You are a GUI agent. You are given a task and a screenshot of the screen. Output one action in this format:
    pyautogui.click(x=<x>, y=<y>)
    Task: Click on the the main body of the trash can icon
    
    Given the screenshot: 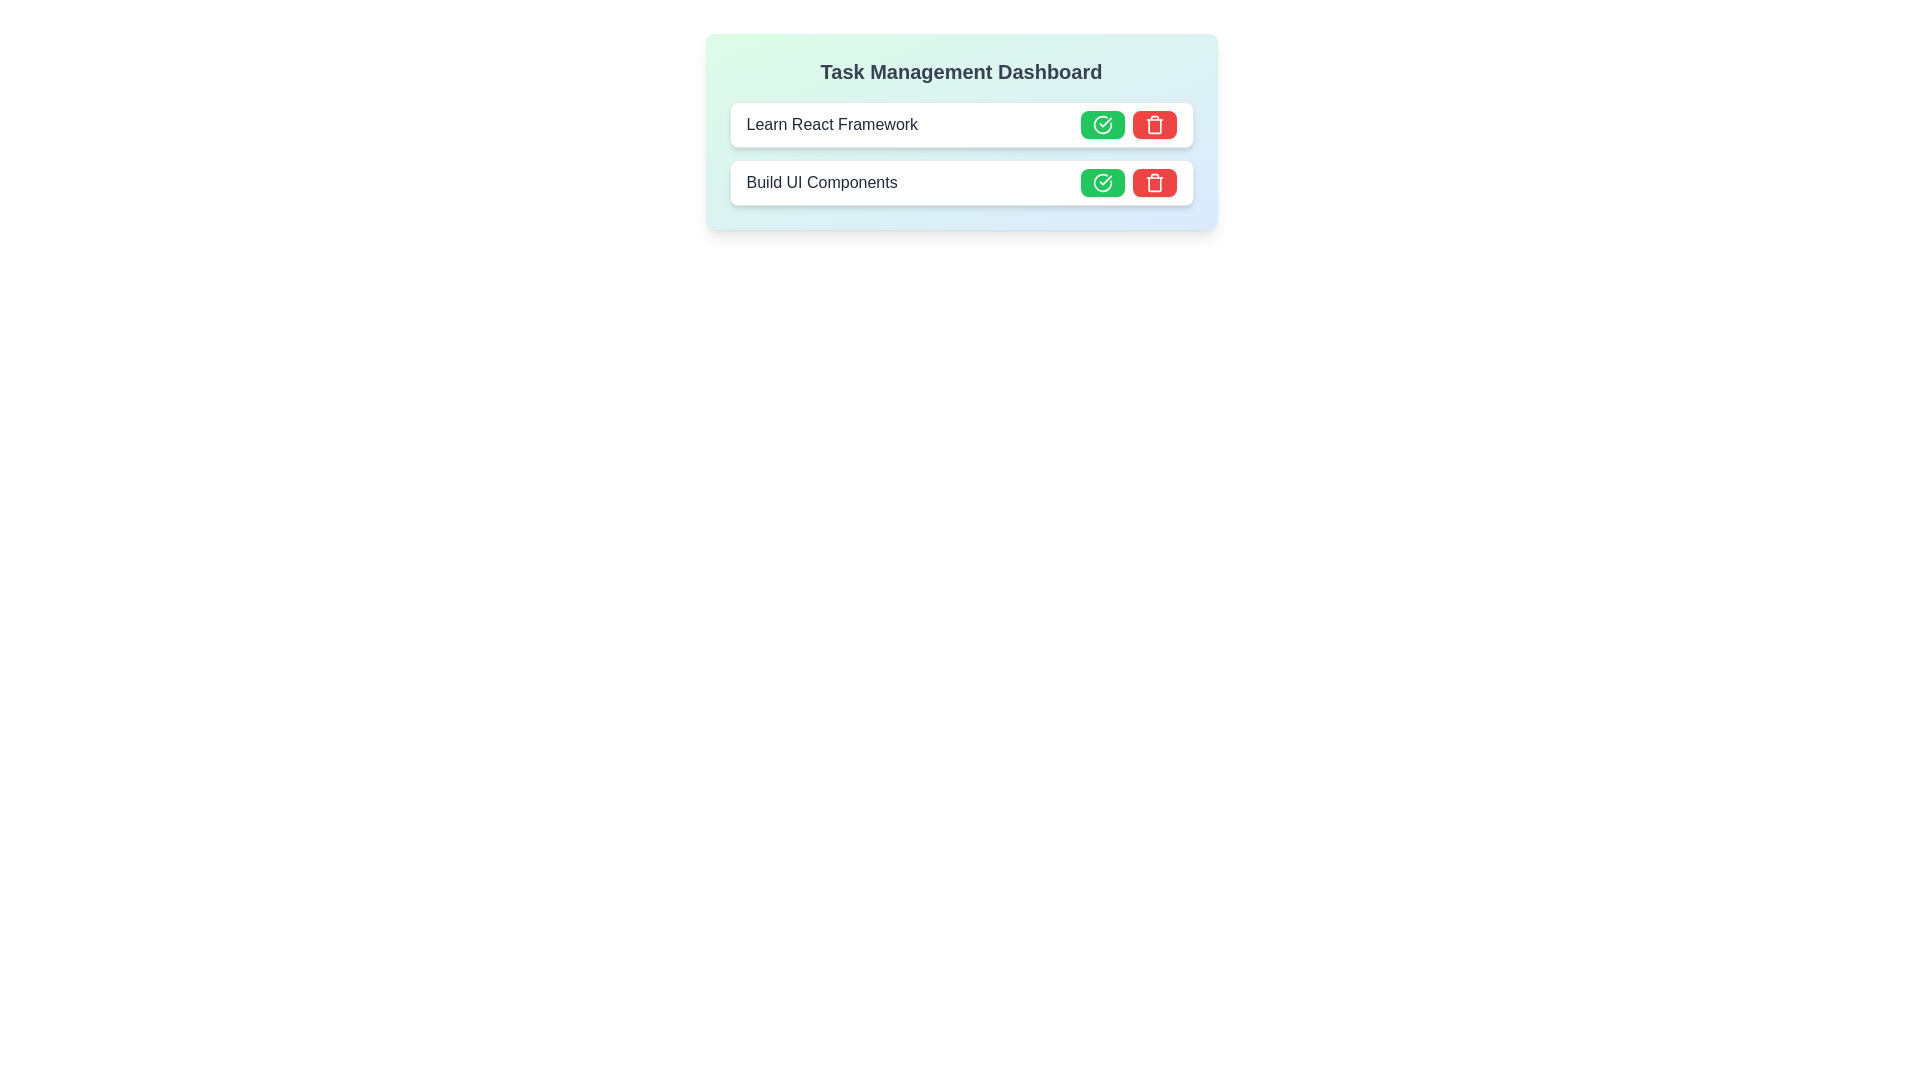 What is the action you would take?
    pyautogui.click(x=1154, y=184)
    